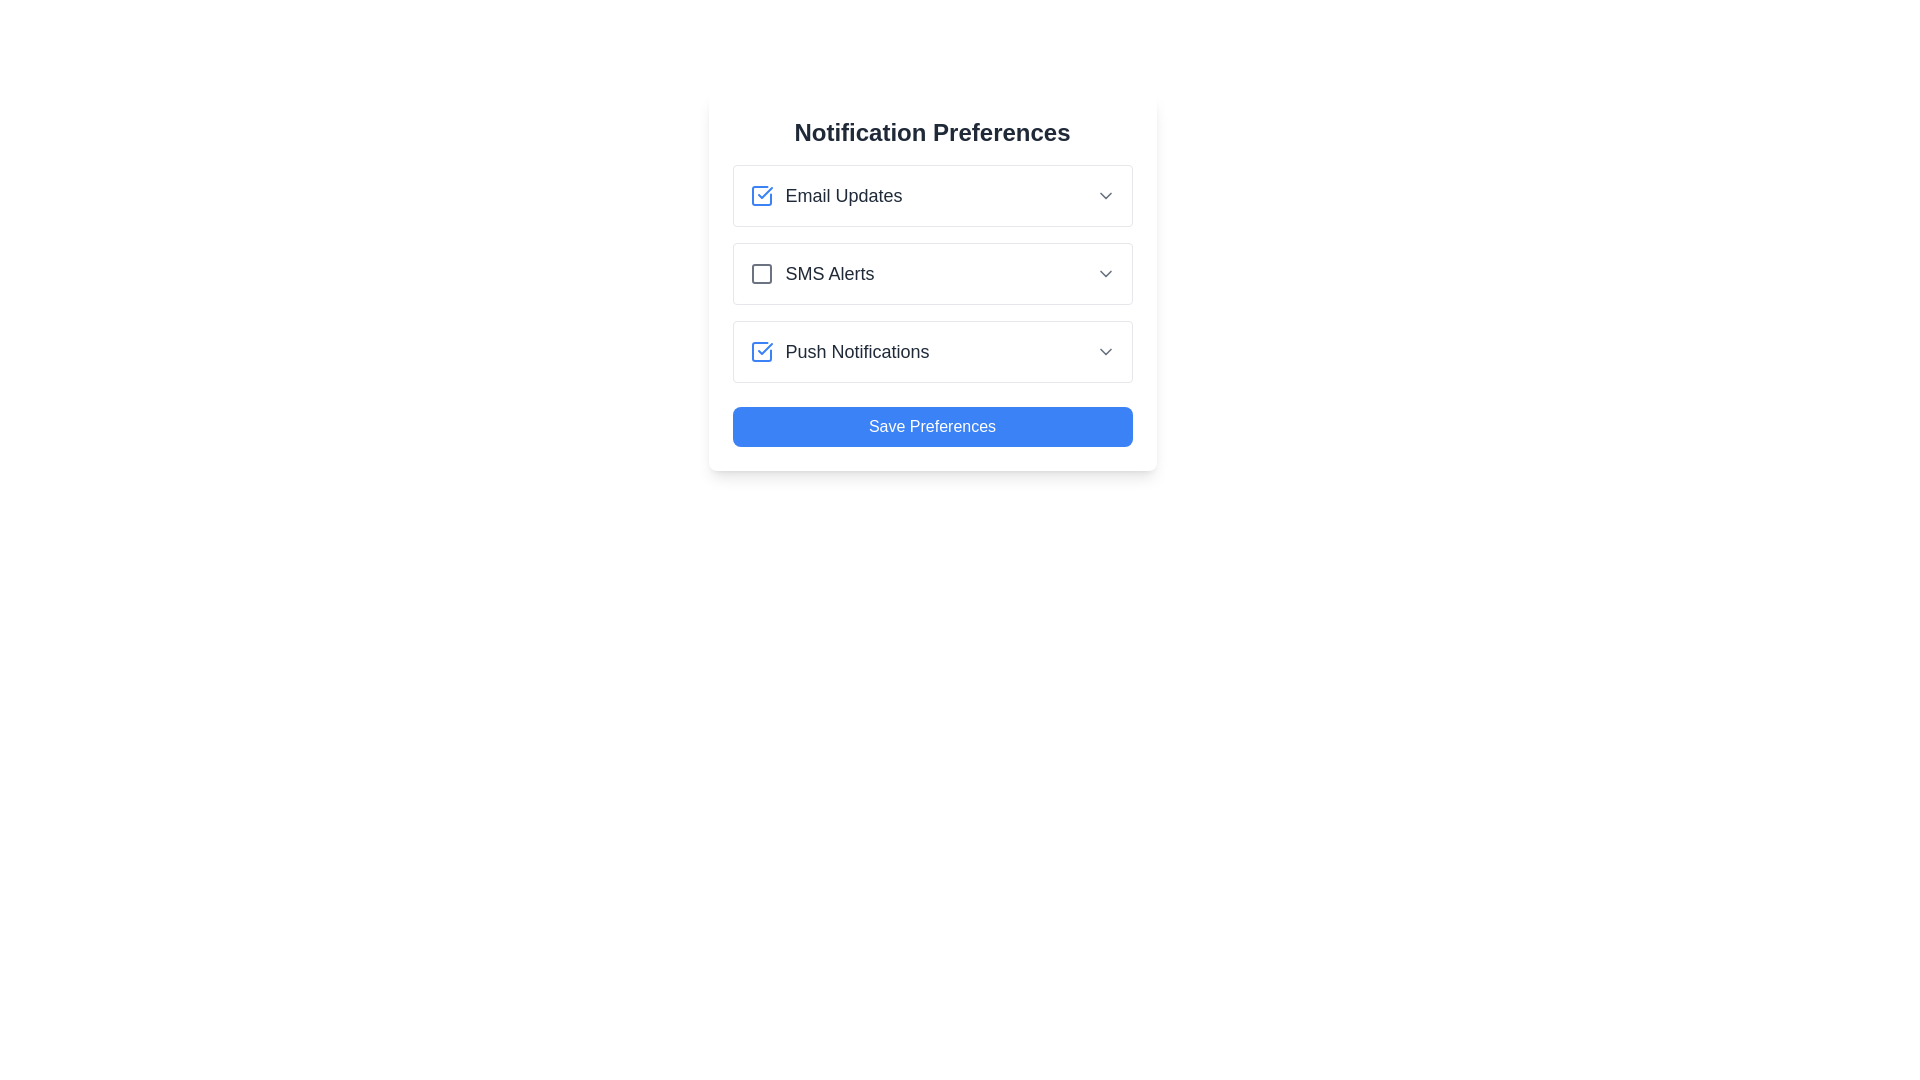  I want to click on the 'Email Updates' checkbox by navigating via keyboard, so click(760, 196).